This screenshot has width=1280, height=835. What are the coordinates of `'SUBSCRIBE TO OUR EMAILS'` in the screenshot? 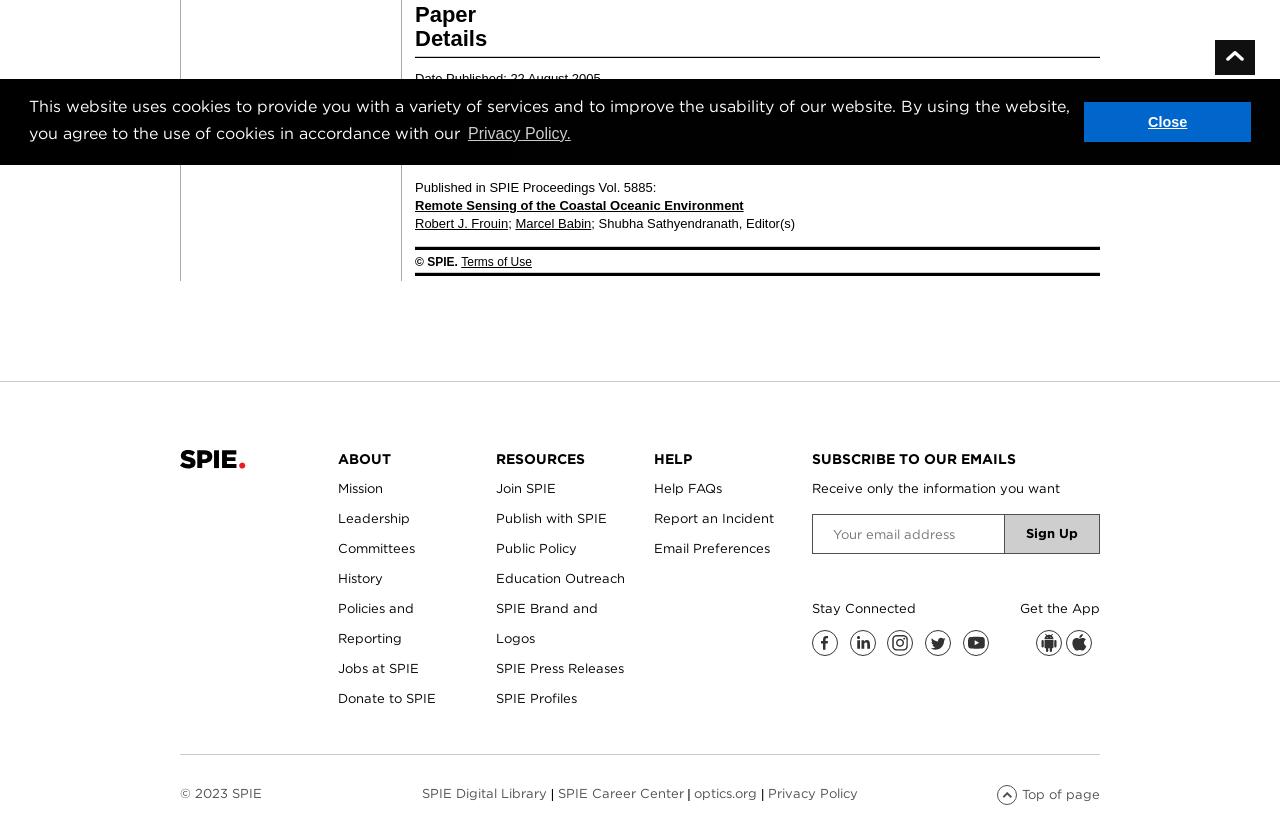 It's located at (812, 457).